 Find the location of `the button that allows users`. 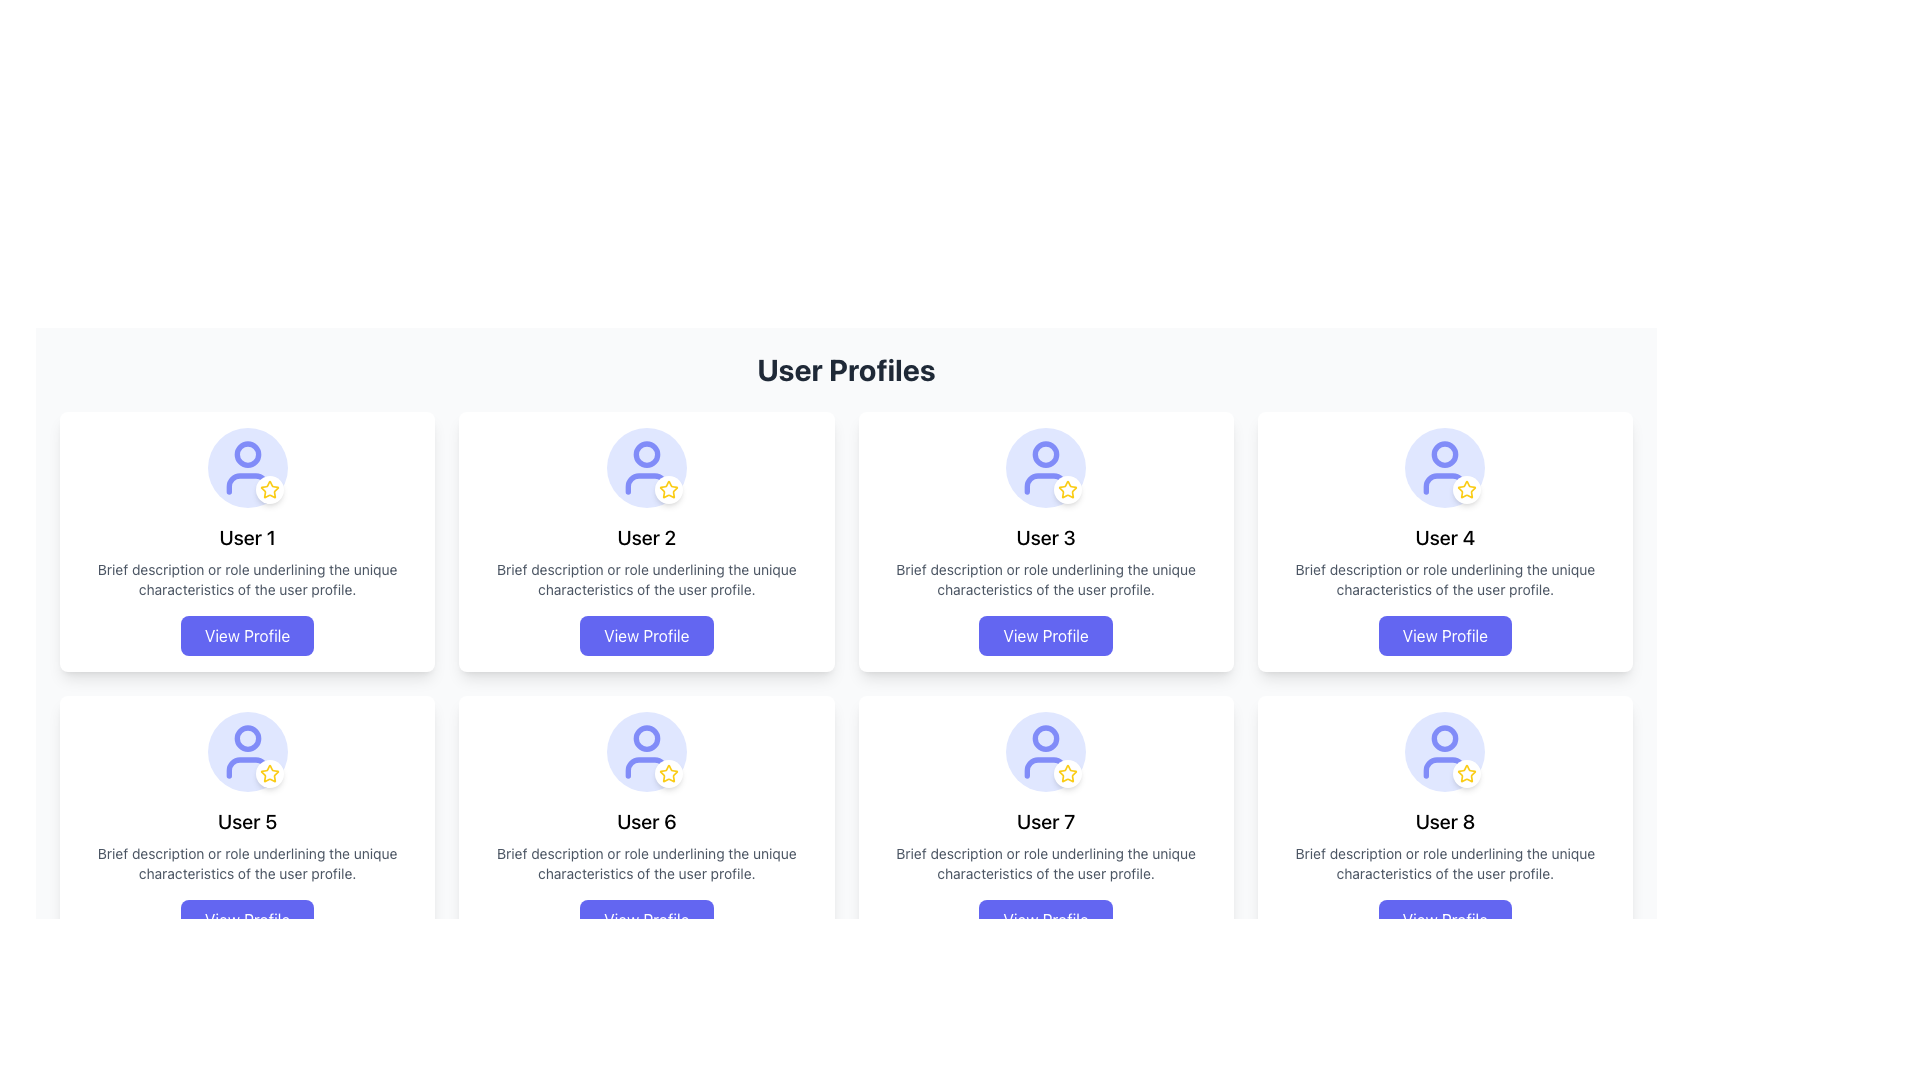

the button that allows users is located at coordinates (646, 920).